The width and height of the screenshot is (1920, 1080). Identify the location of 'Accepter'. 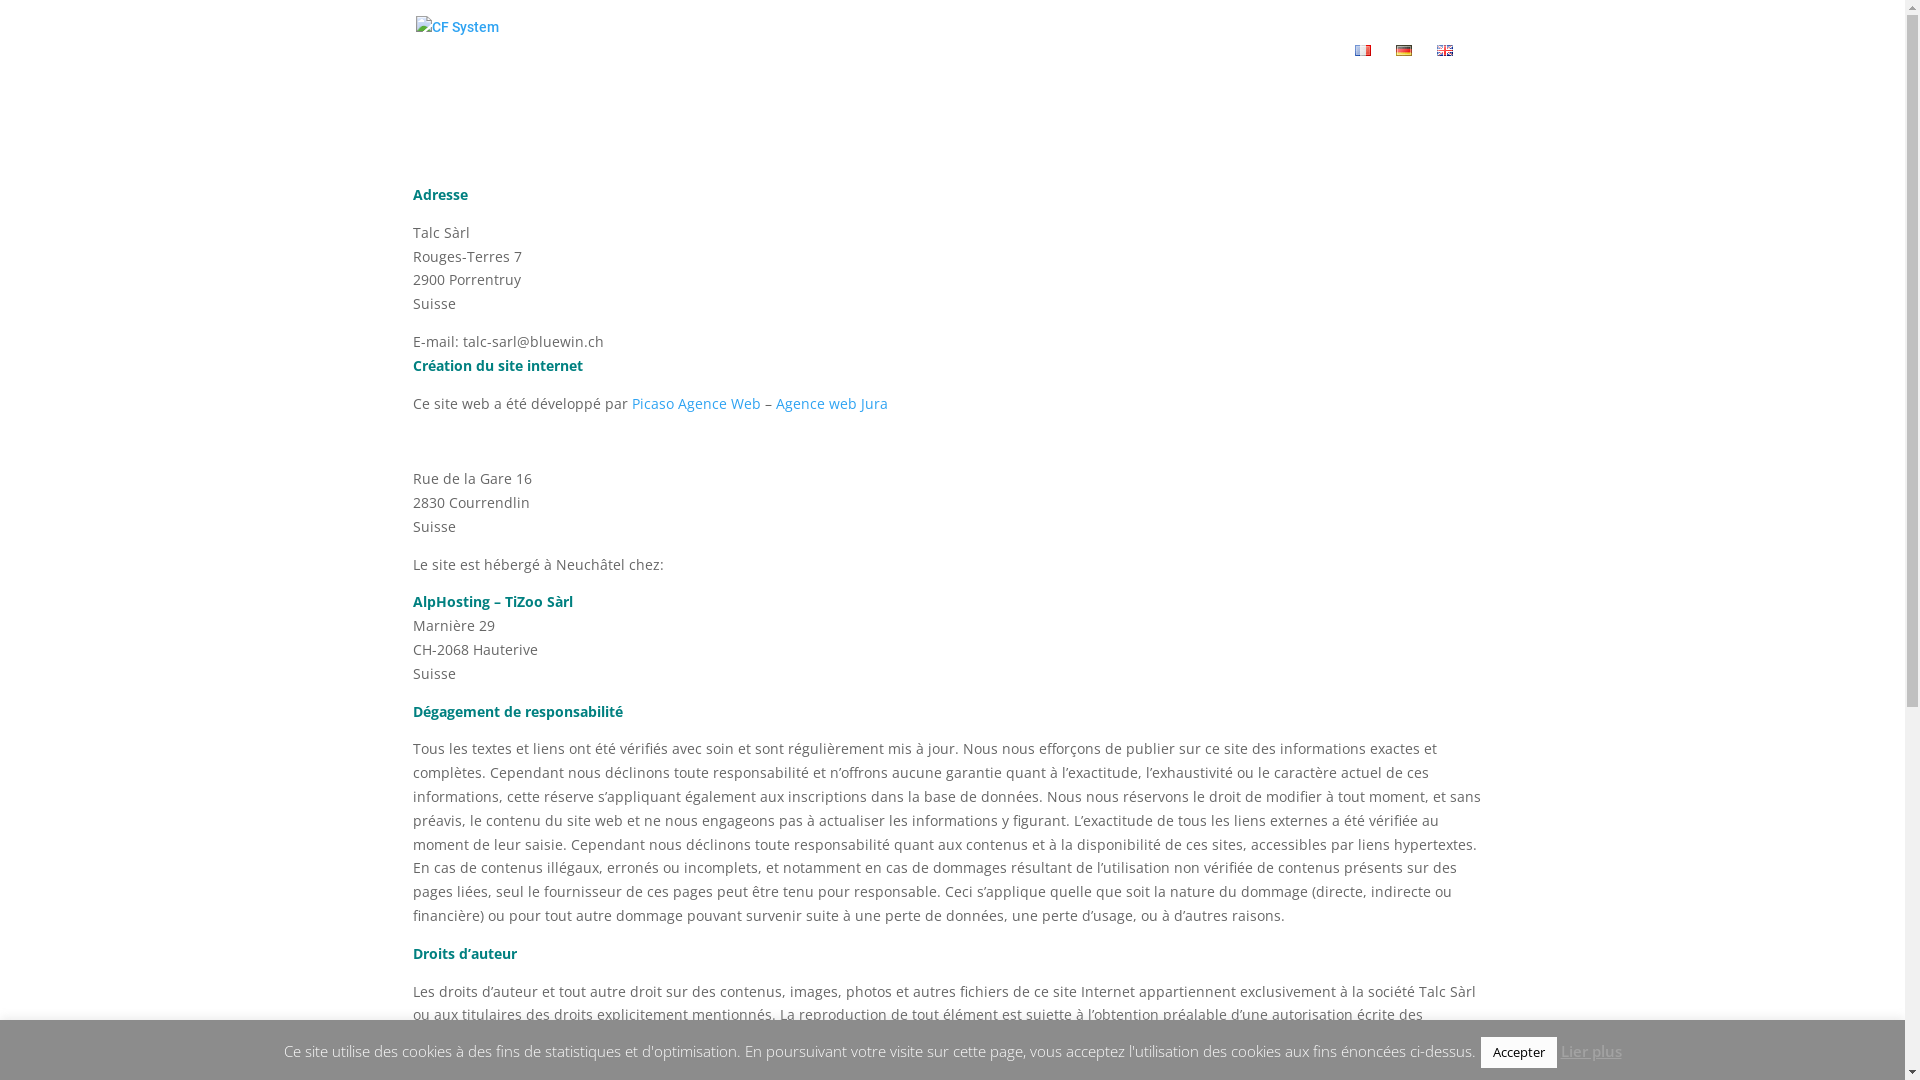
(1517, 1051).